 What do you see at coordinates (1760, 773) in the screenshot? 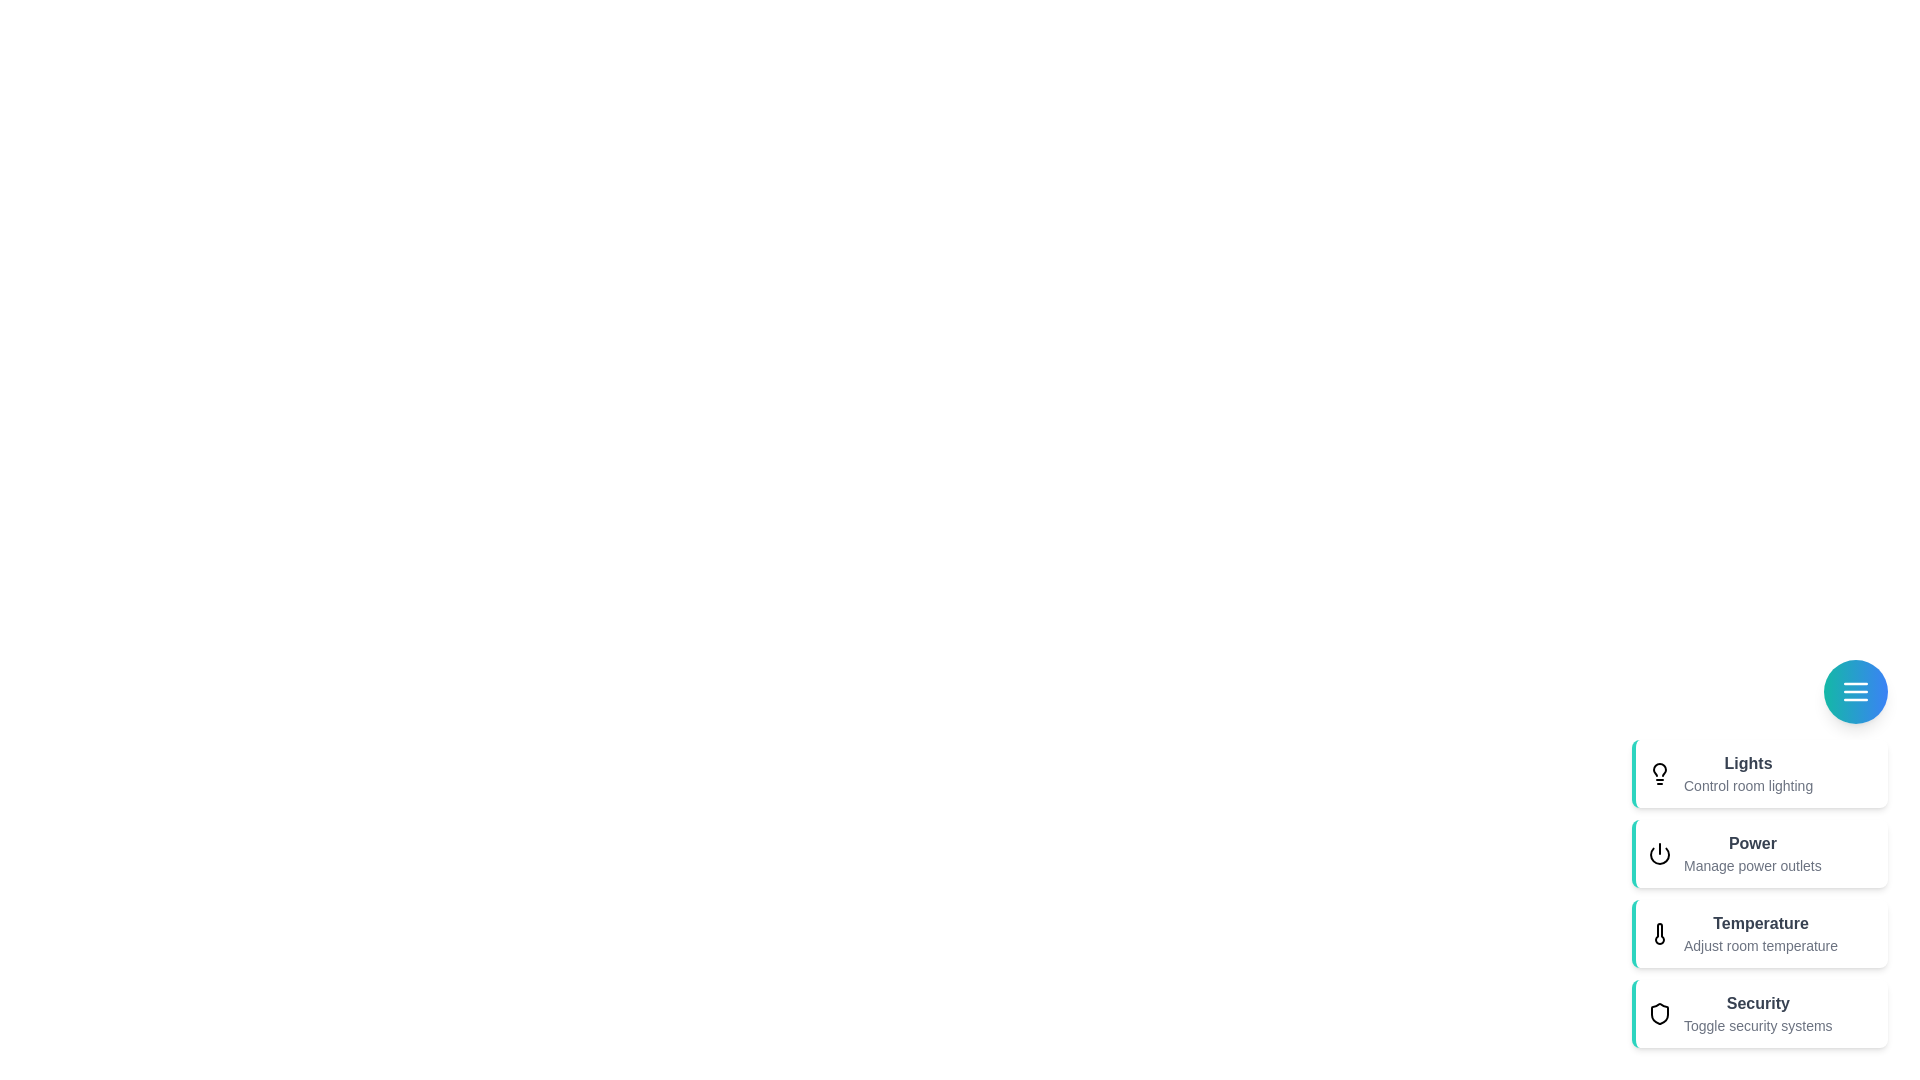
I see `the Lights action from the menu` at bounding box center [1760, 773].